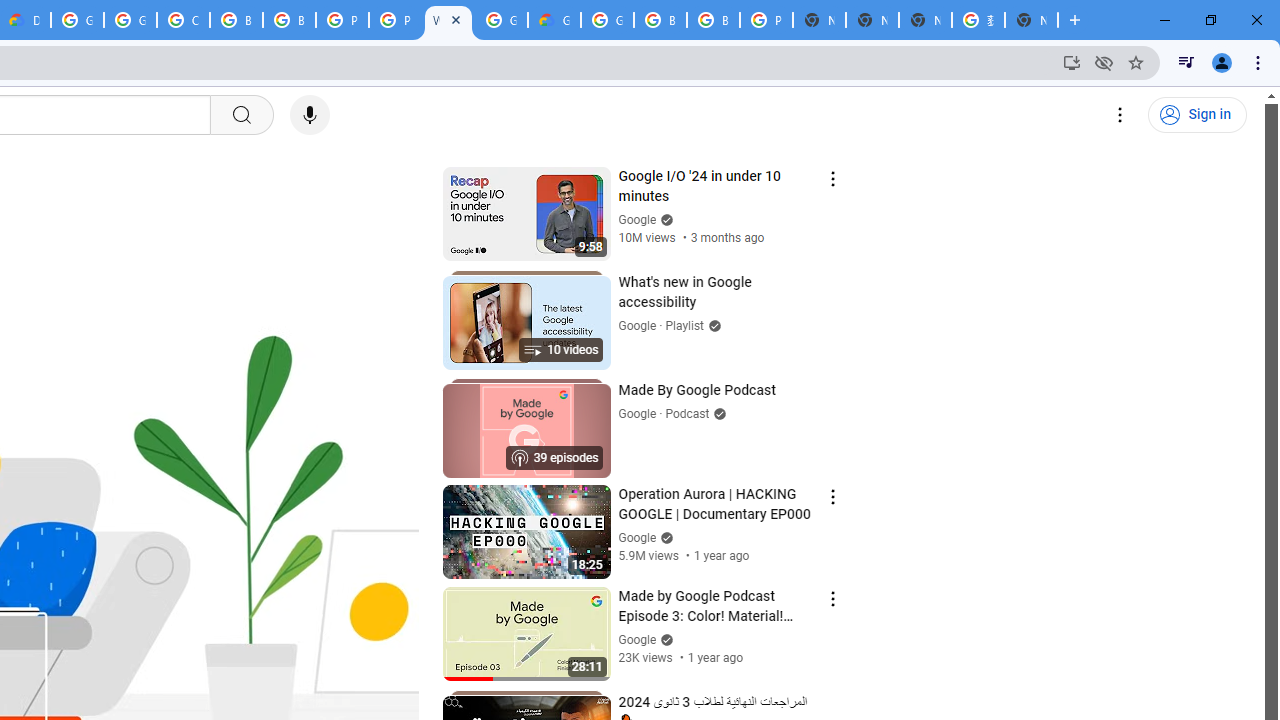 The image size is (1280, 720). What do you see at coordinates (664, 639) in the screenshot?
I see `'Verified'` at bounding box center [664, 639].